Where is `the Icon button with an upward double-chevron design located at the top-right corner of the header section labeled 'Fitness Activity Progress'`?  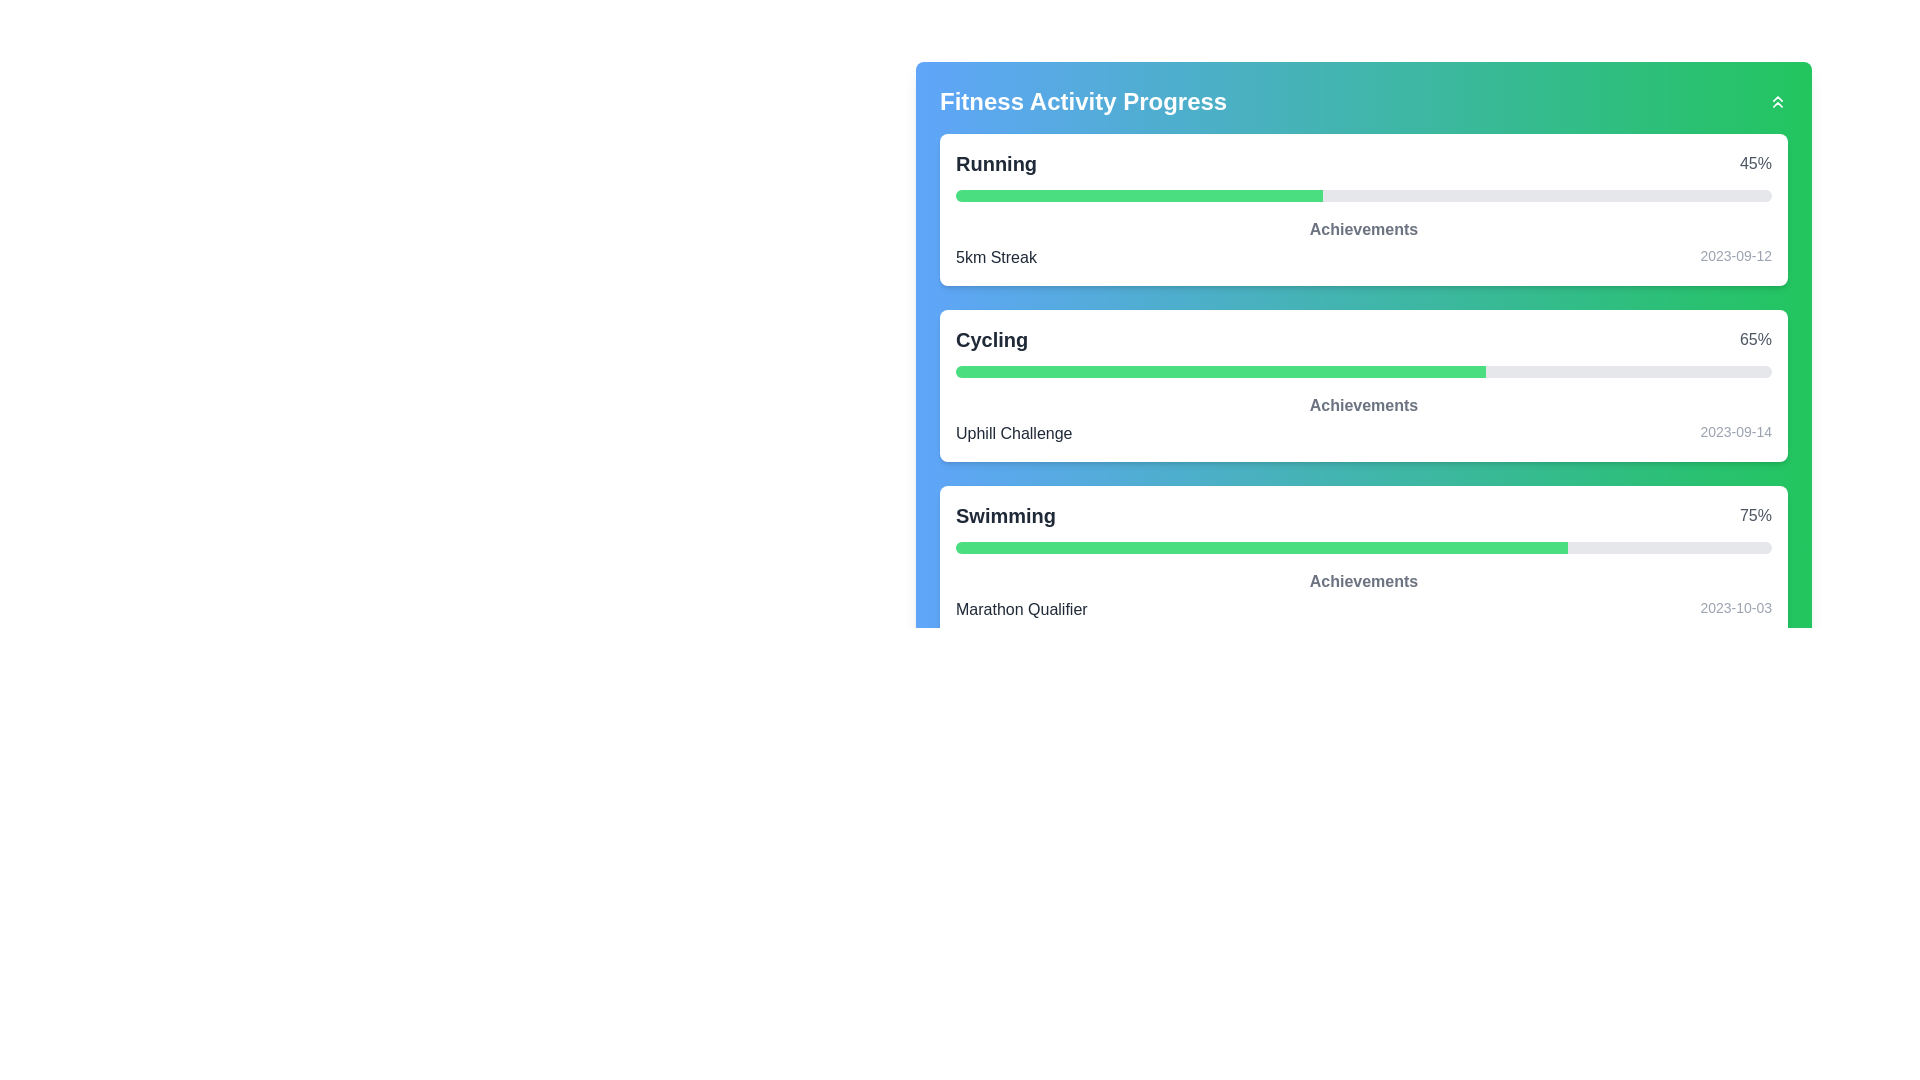
the Icon button with an upward double-chevron design located at the top-right corner of the header section labeled 'Fitness Activity Progress' is located at coordinates (1777, 101).